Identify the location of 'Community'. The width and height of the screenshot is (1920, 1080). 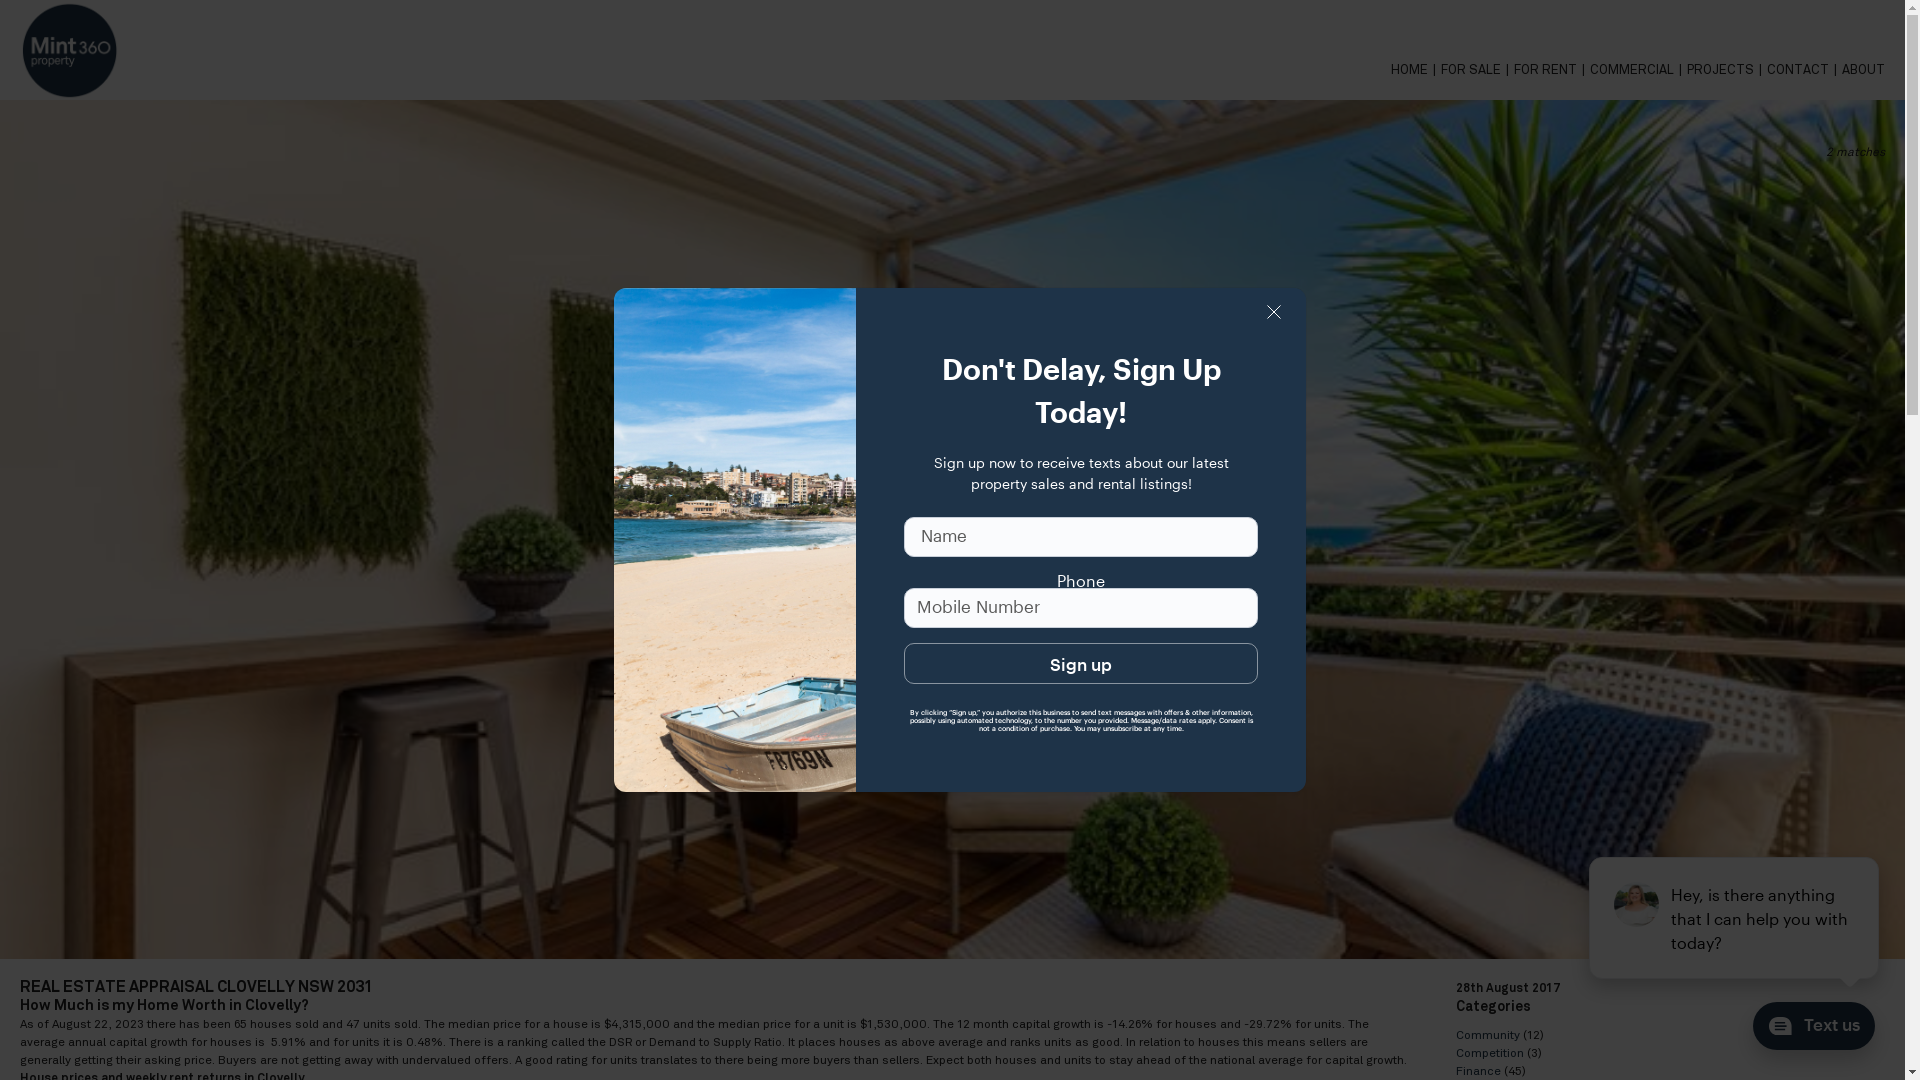
(1488, 1034).